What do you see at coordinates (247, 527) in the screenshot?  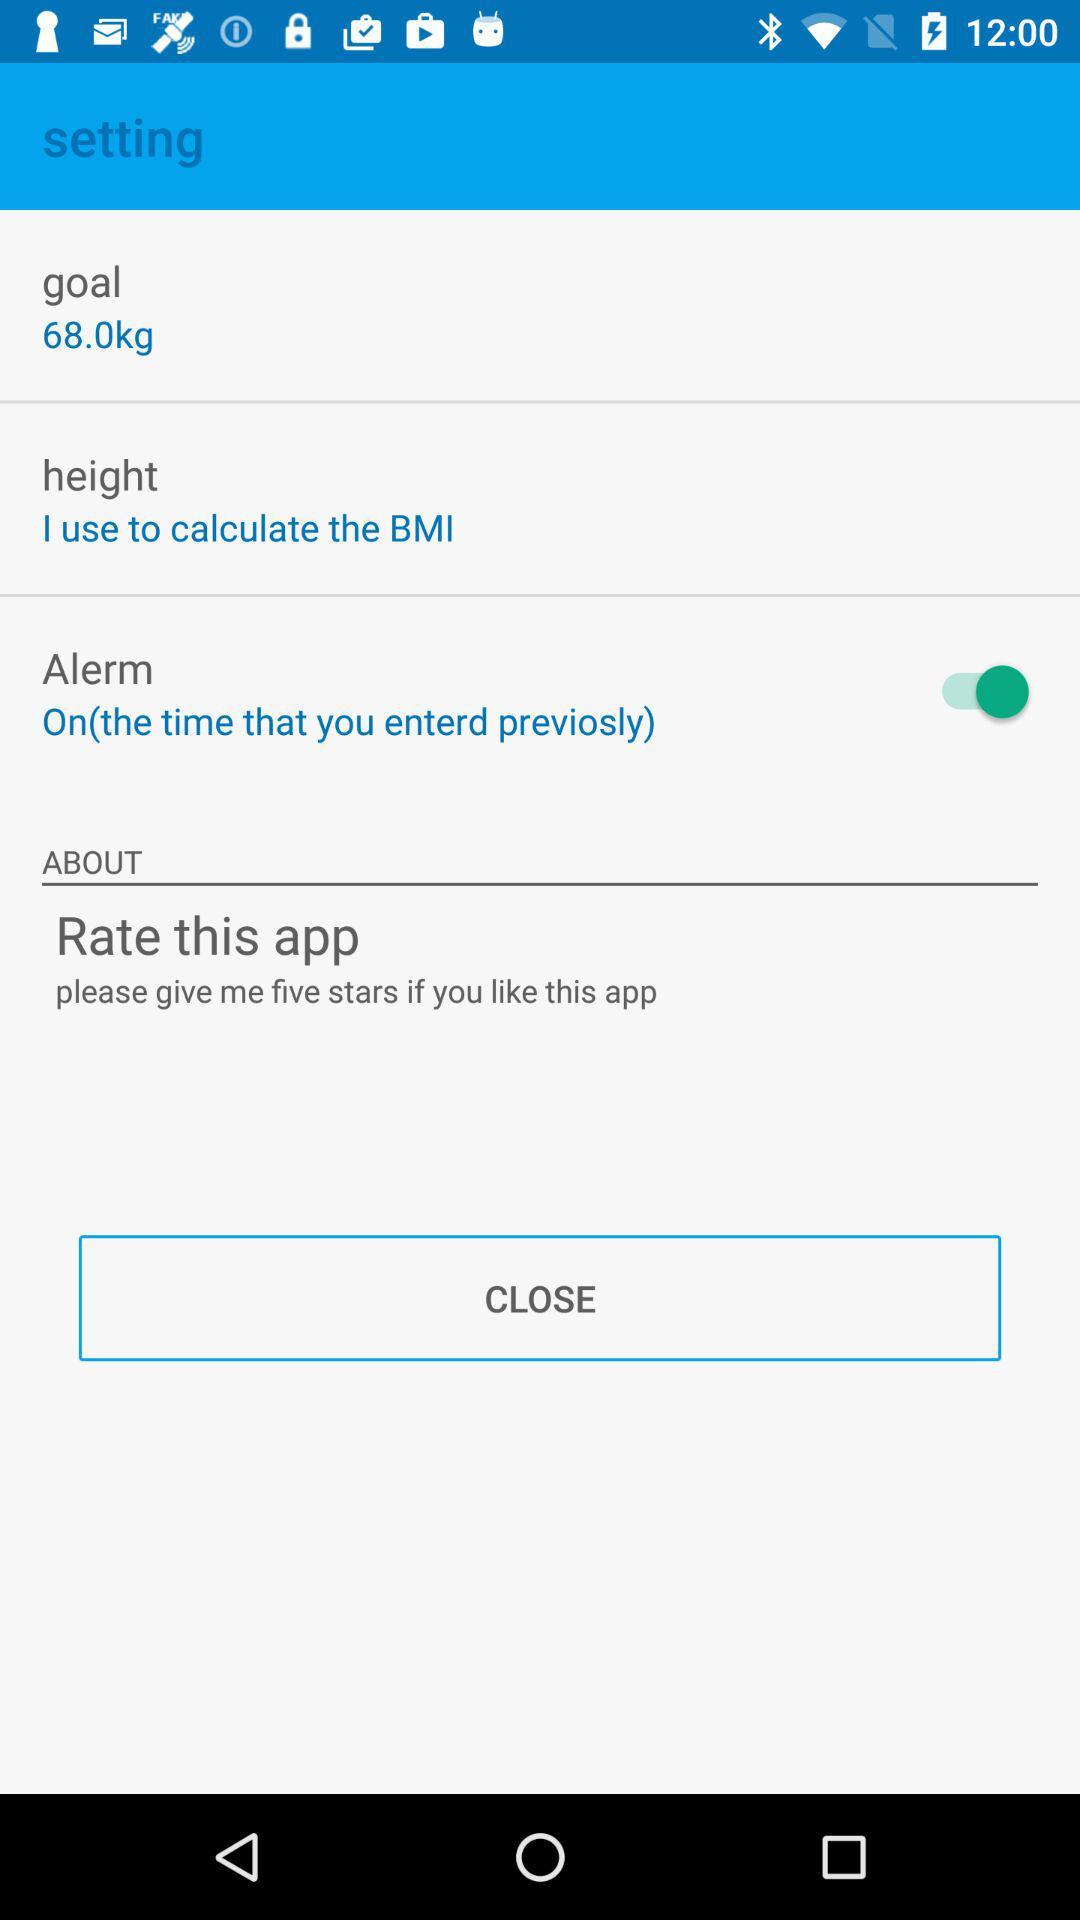 I see `item above alerm` at bounding box center [247, 527].